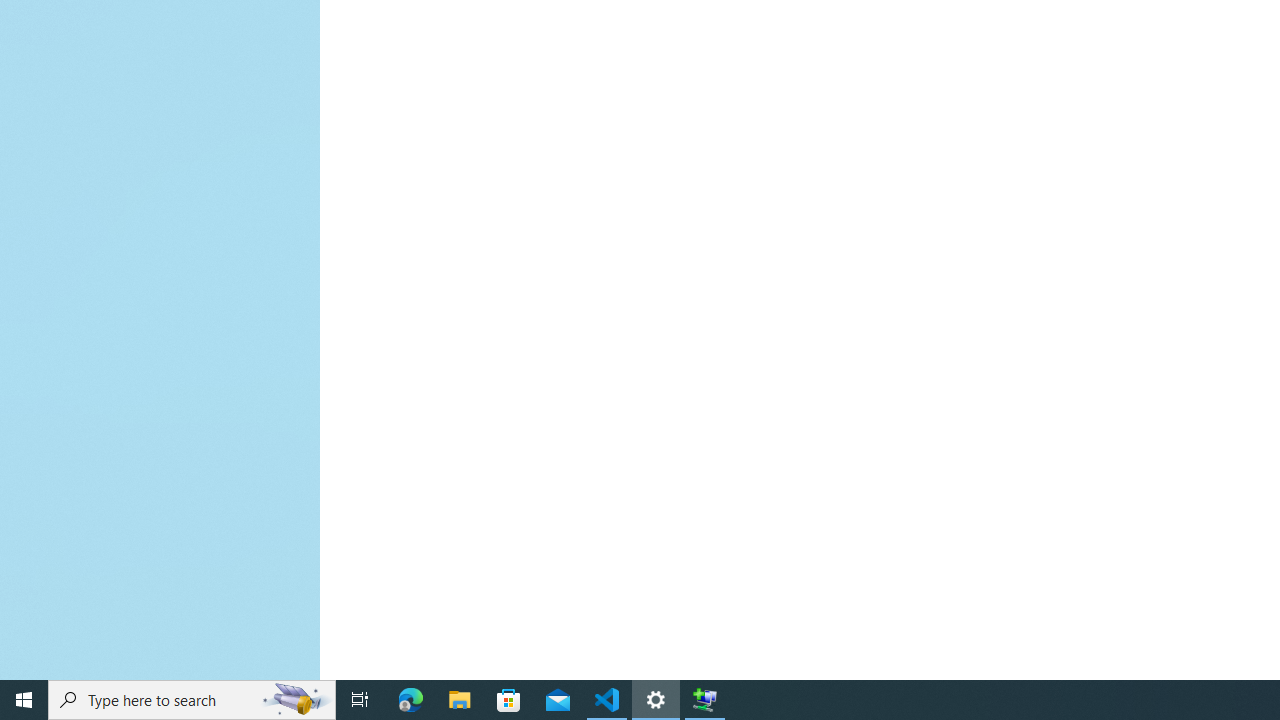 This screenshot has height=720, width=1280. Describe the element at coordinates (459, 698) in the screenshot. I see `'File Explorer'` at that location.